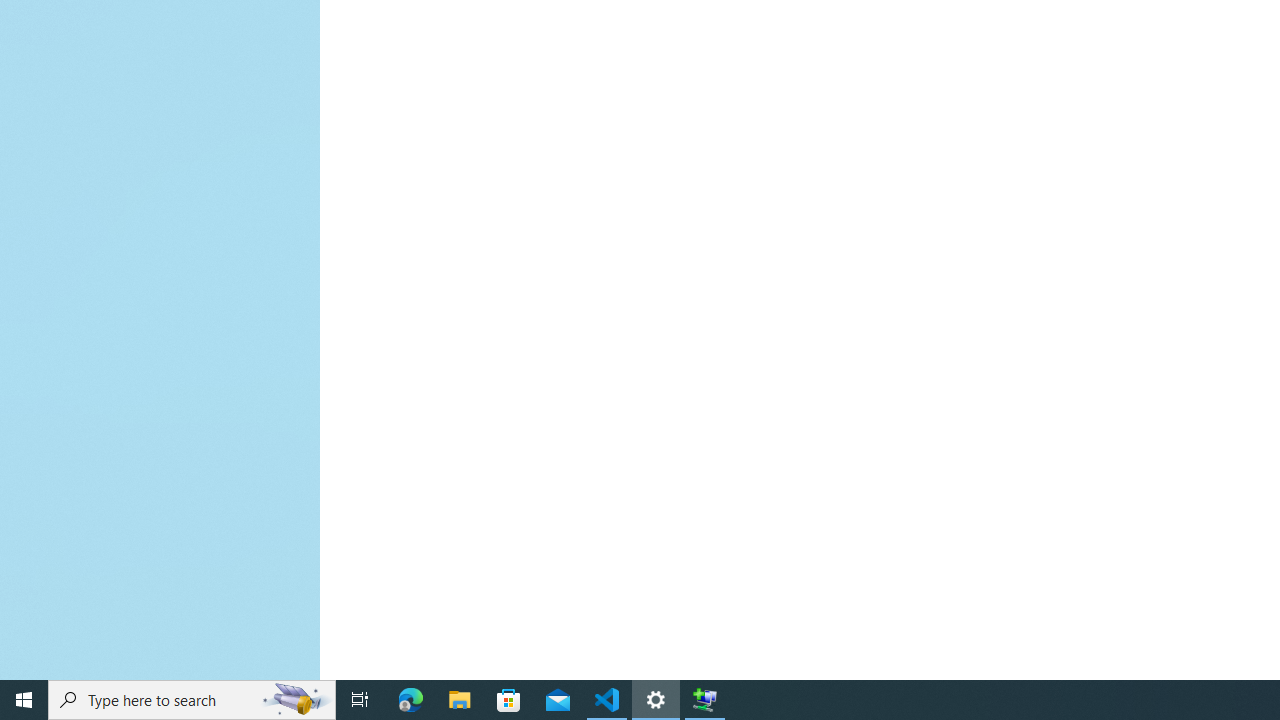 This screenshot has height=720, width=1280. Describe the element at coordinates (459, 698) in the screenshot. I see `'File Explorer'` at that location.